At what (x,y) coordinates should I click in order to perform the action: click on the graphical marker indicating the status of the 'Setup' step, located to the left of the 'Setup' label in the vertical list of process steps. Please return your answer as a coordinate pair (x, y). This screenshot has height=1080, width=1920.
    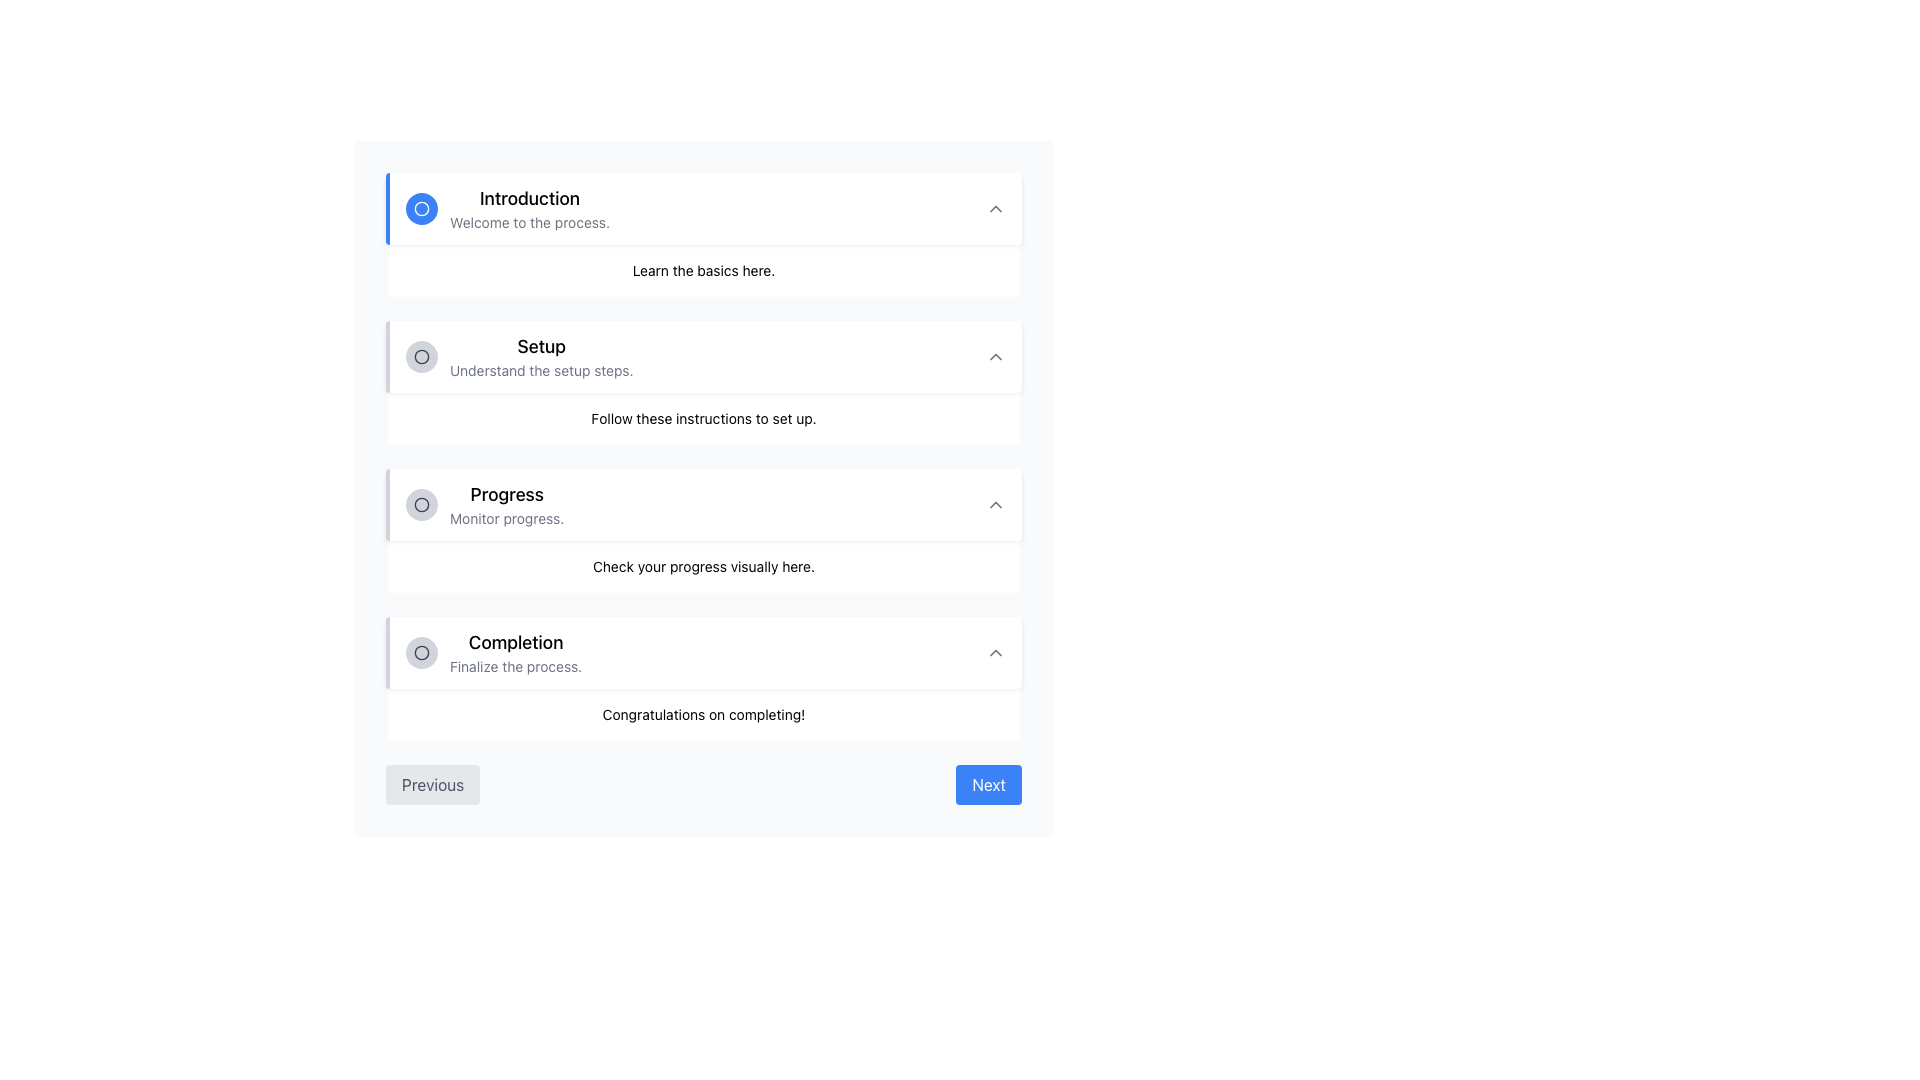
    Looking at the image, I should click on (421, 356).